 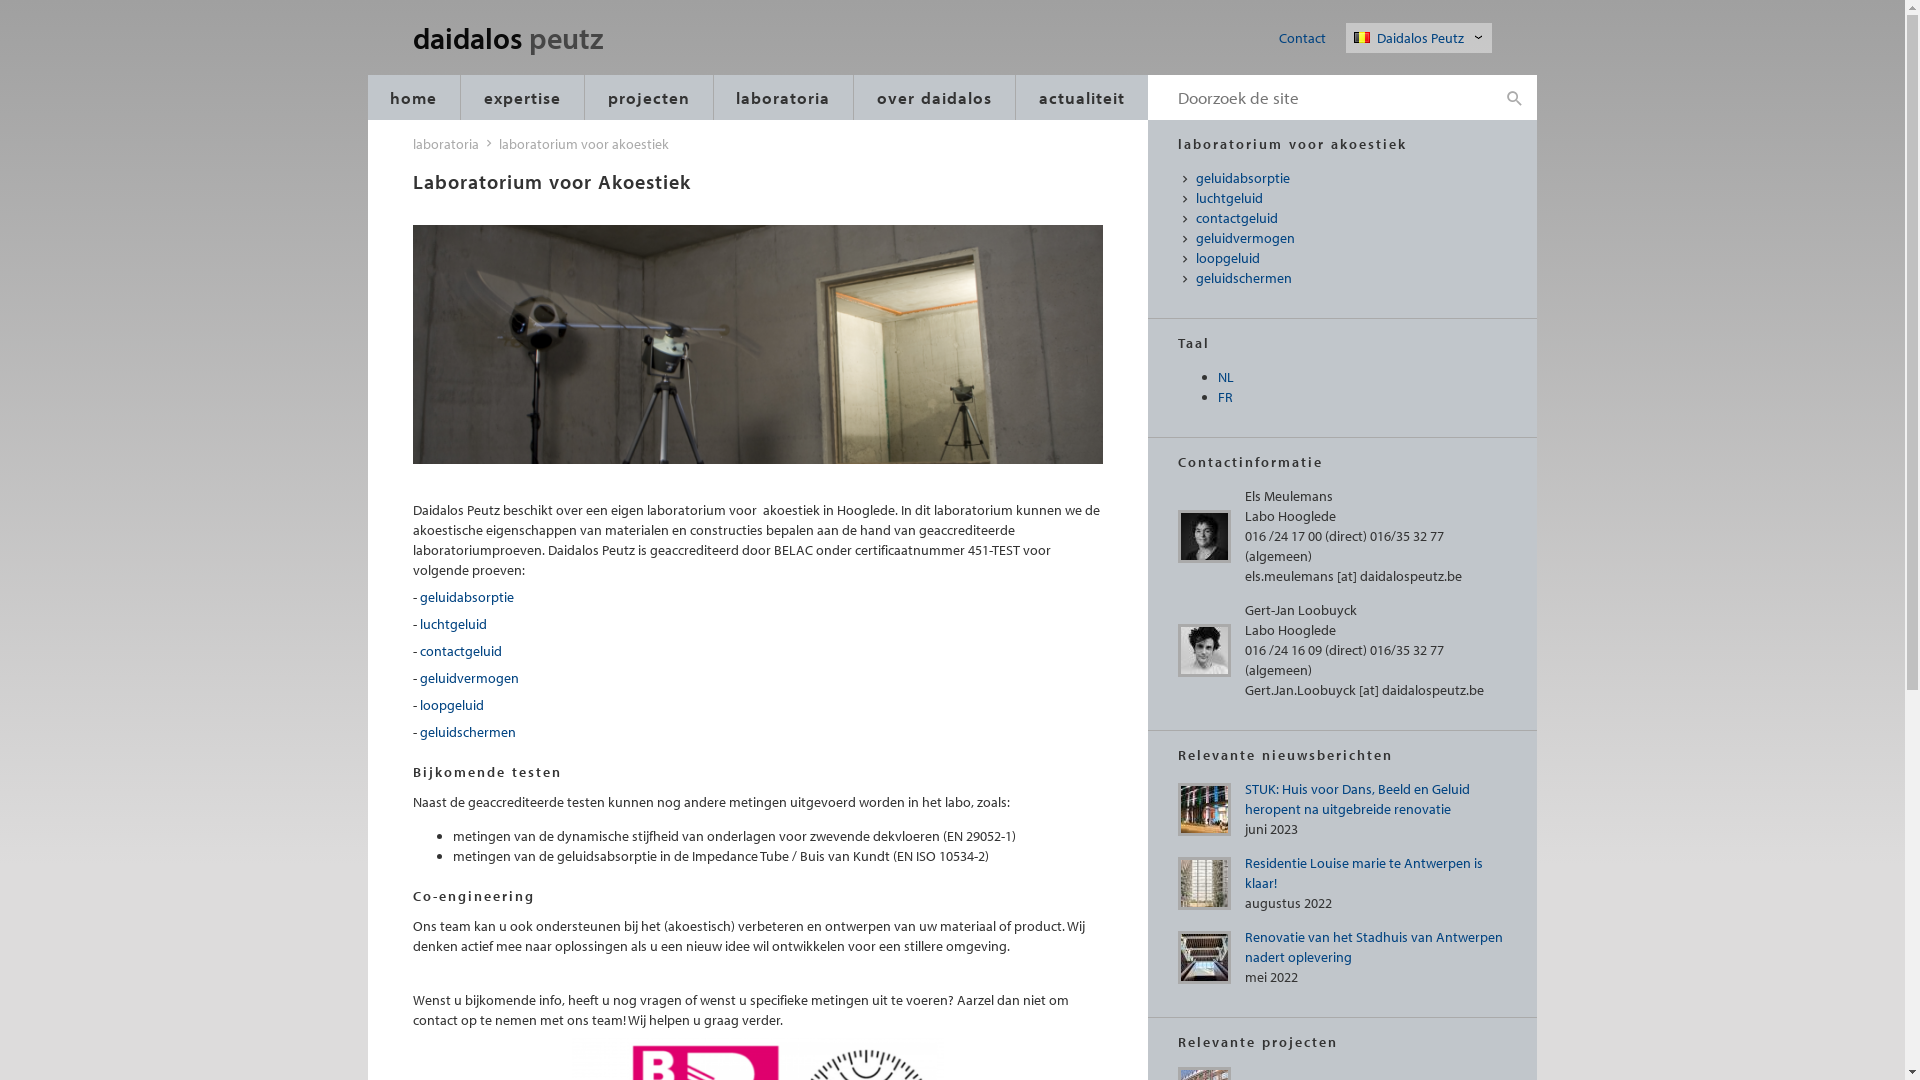 What do you see at coordinates (444, 142) in the screenshot?
I see `'laboratoria'` at bounding box center [444, 142].